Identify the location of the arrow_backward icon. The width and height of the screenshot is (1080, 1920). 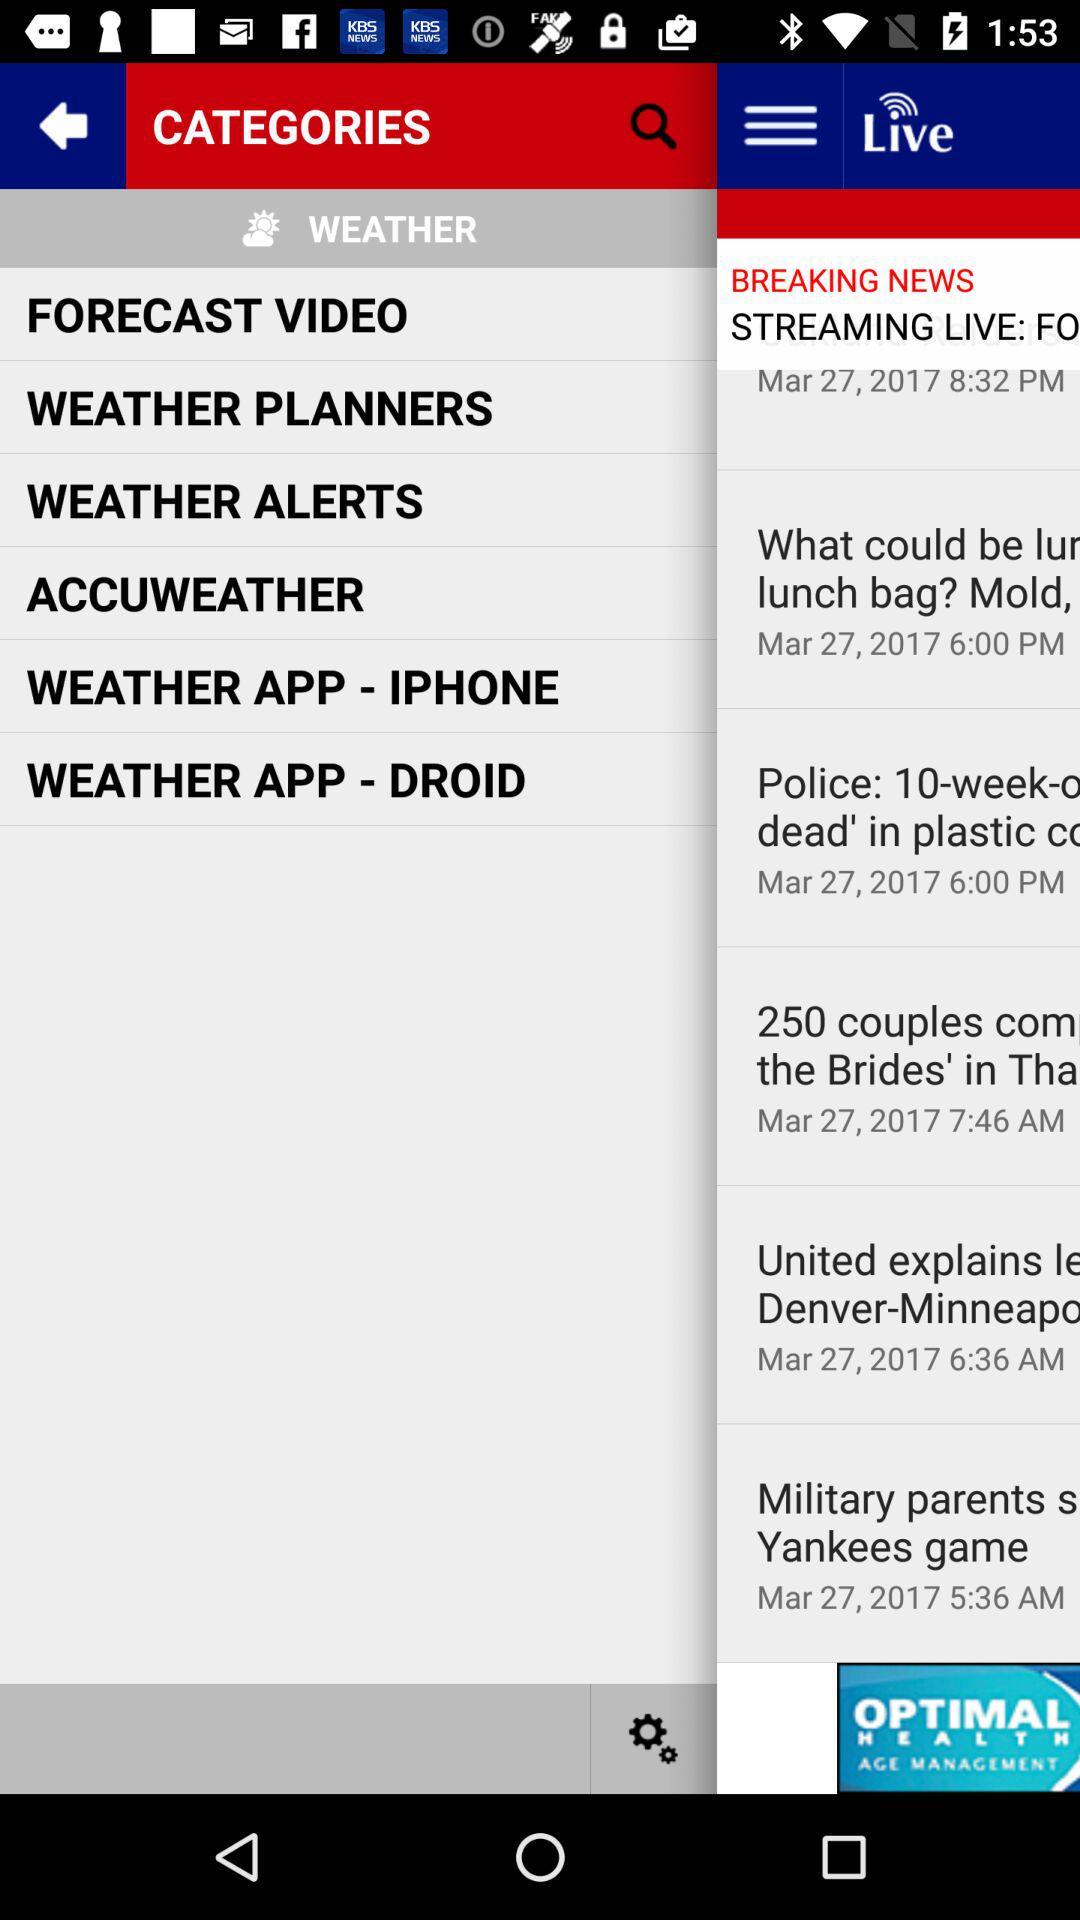
(61, 124).